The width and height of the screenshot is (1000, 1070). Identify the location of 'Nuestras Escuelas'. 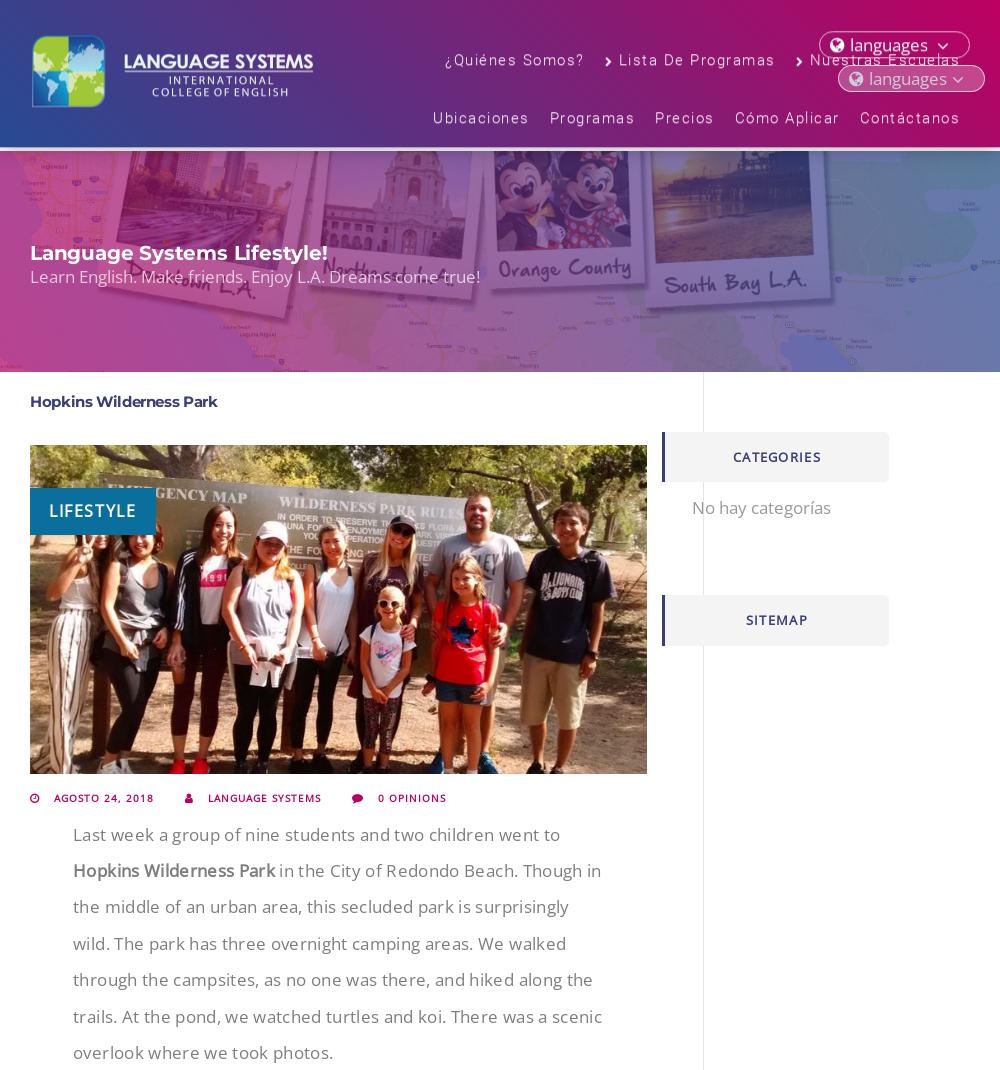
(884, 62).